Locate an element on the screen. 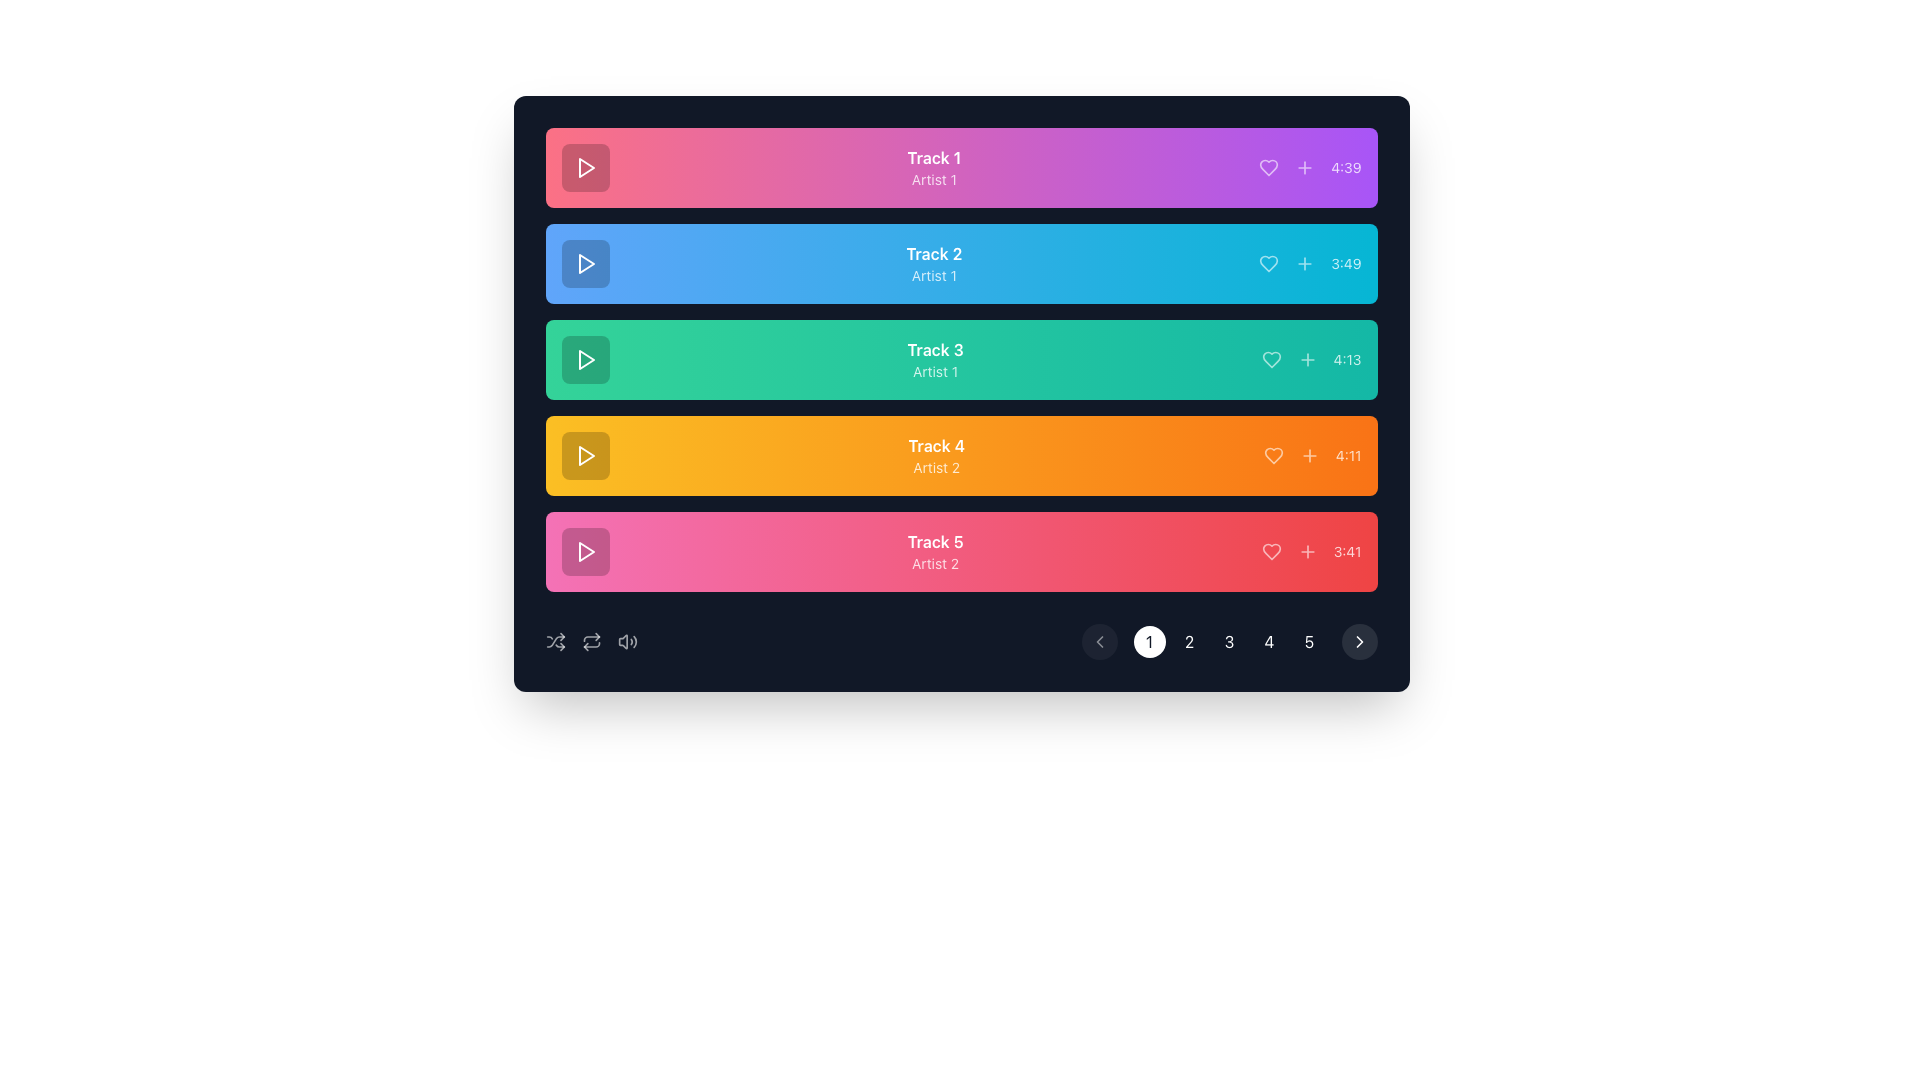 The width and height of the screenshot is (1920, 1080). text label displaying 'Artist 2', which is styled in white text with 80% opacity and located below 'Track 5' in a pink-to-red gradient background is located at coordinates (934, 563).